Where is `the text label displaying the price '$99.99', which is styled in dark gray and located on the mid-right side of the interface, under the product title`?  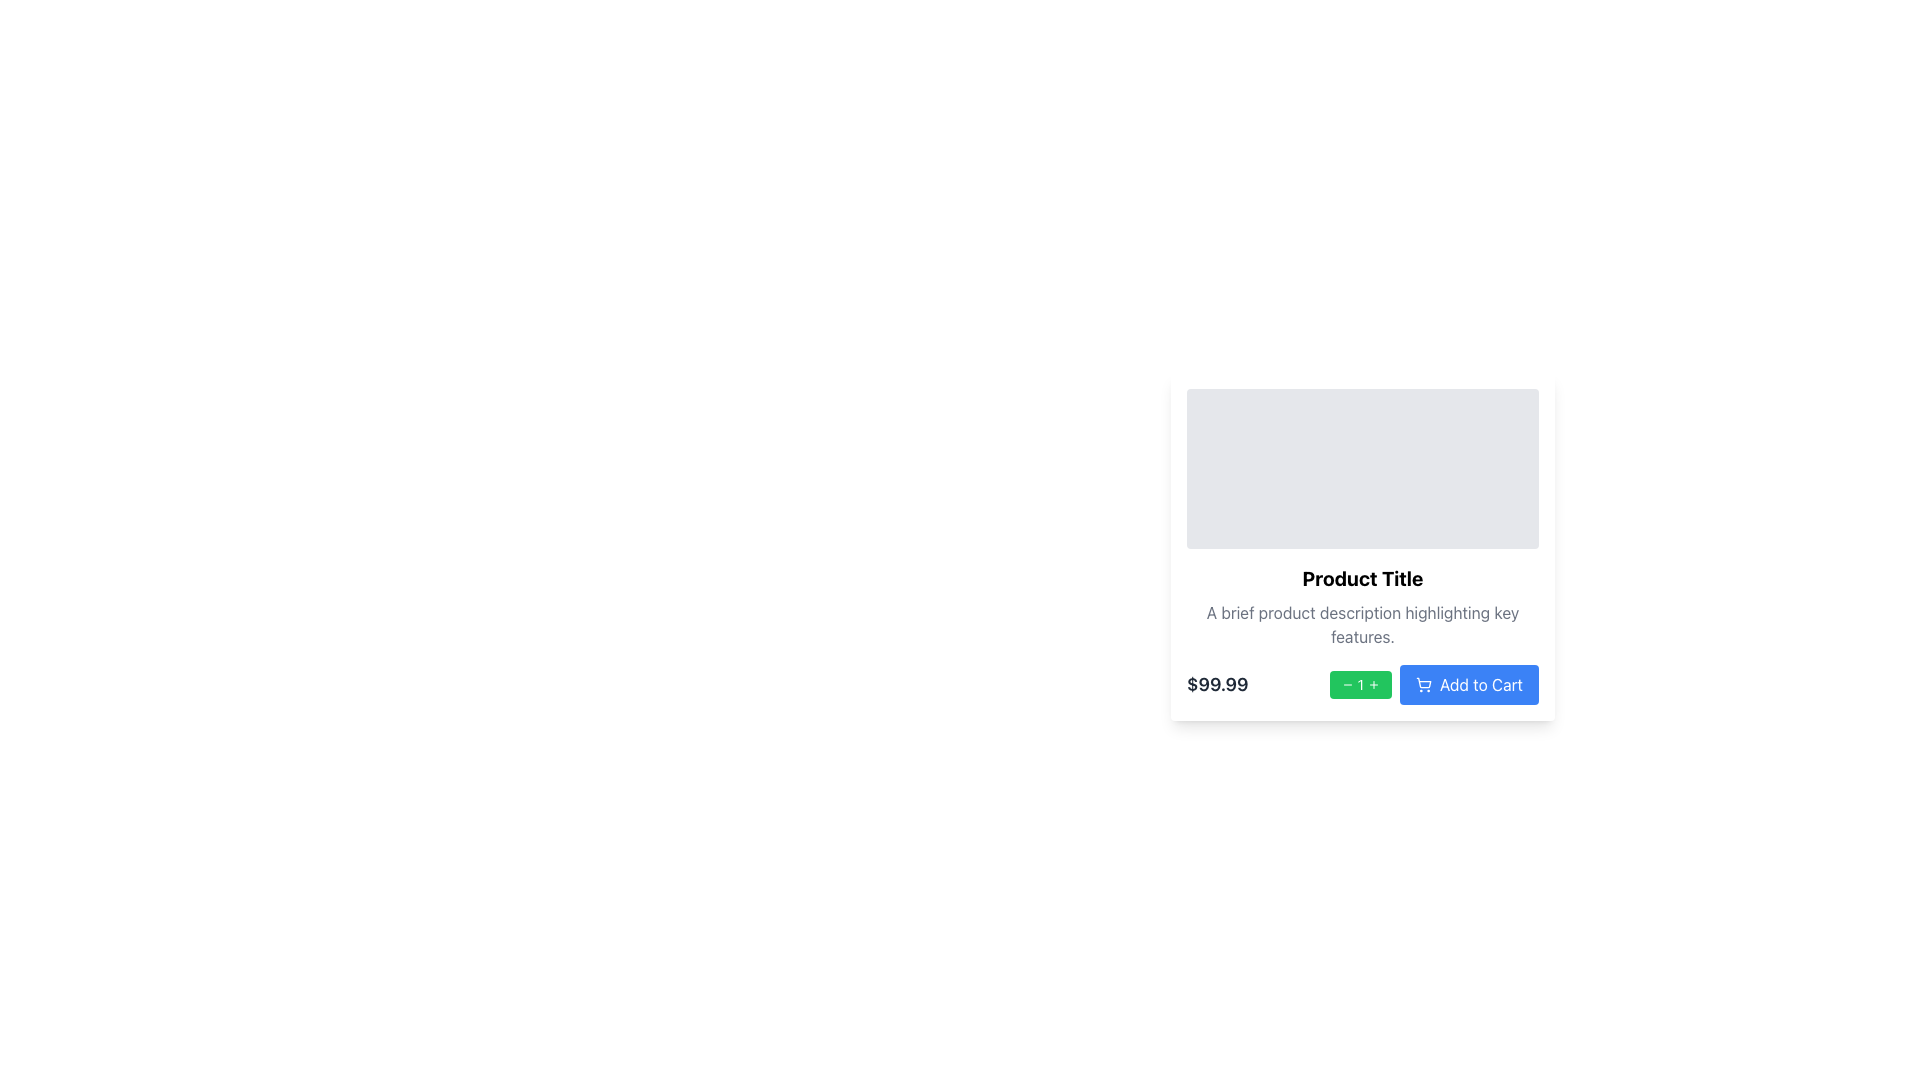 the text label displaying the price '$99.99', which is styled in dark gray and located on the mid-right side of the interface, under the product title is located at coordinates (1216, 684).